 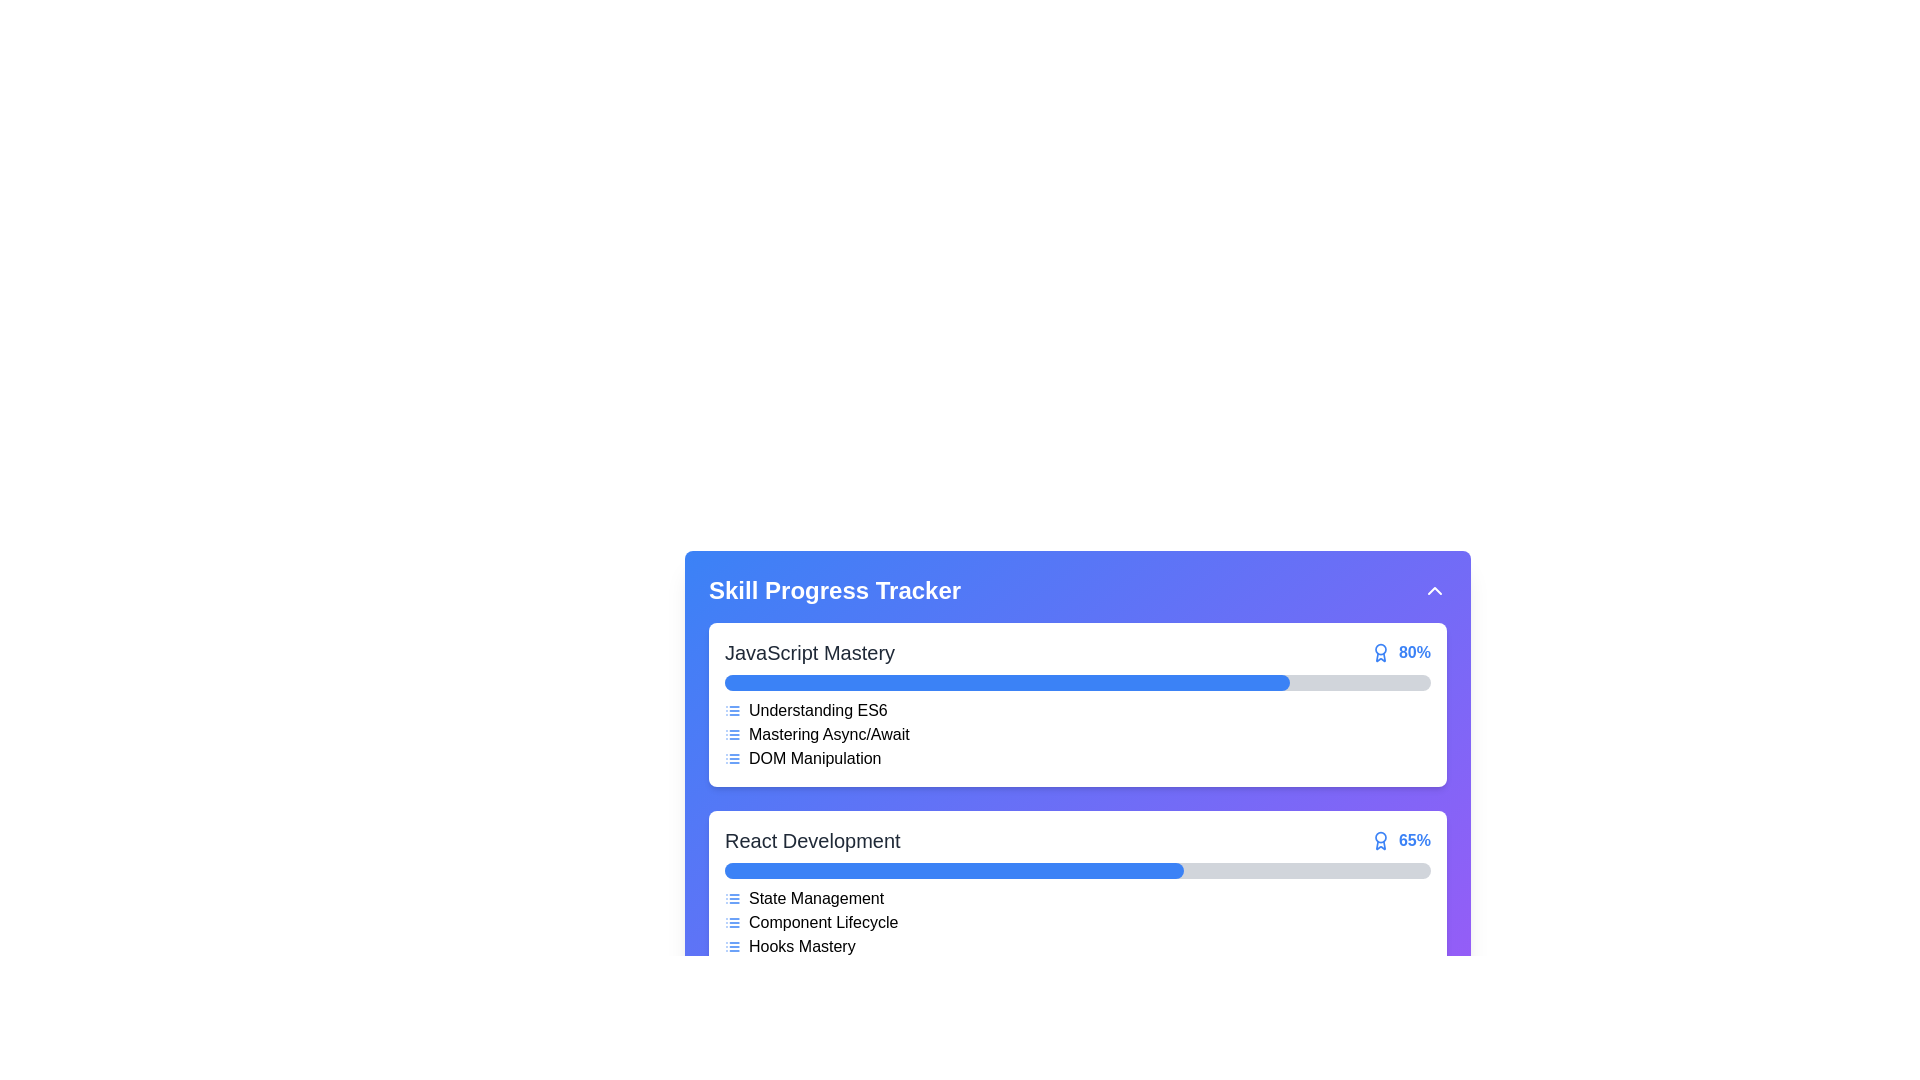 I want to click on the text label representing the skill 'Component Lifecycle' in the React Development category within the progress tracker UI, so click(x=1077, y=922).